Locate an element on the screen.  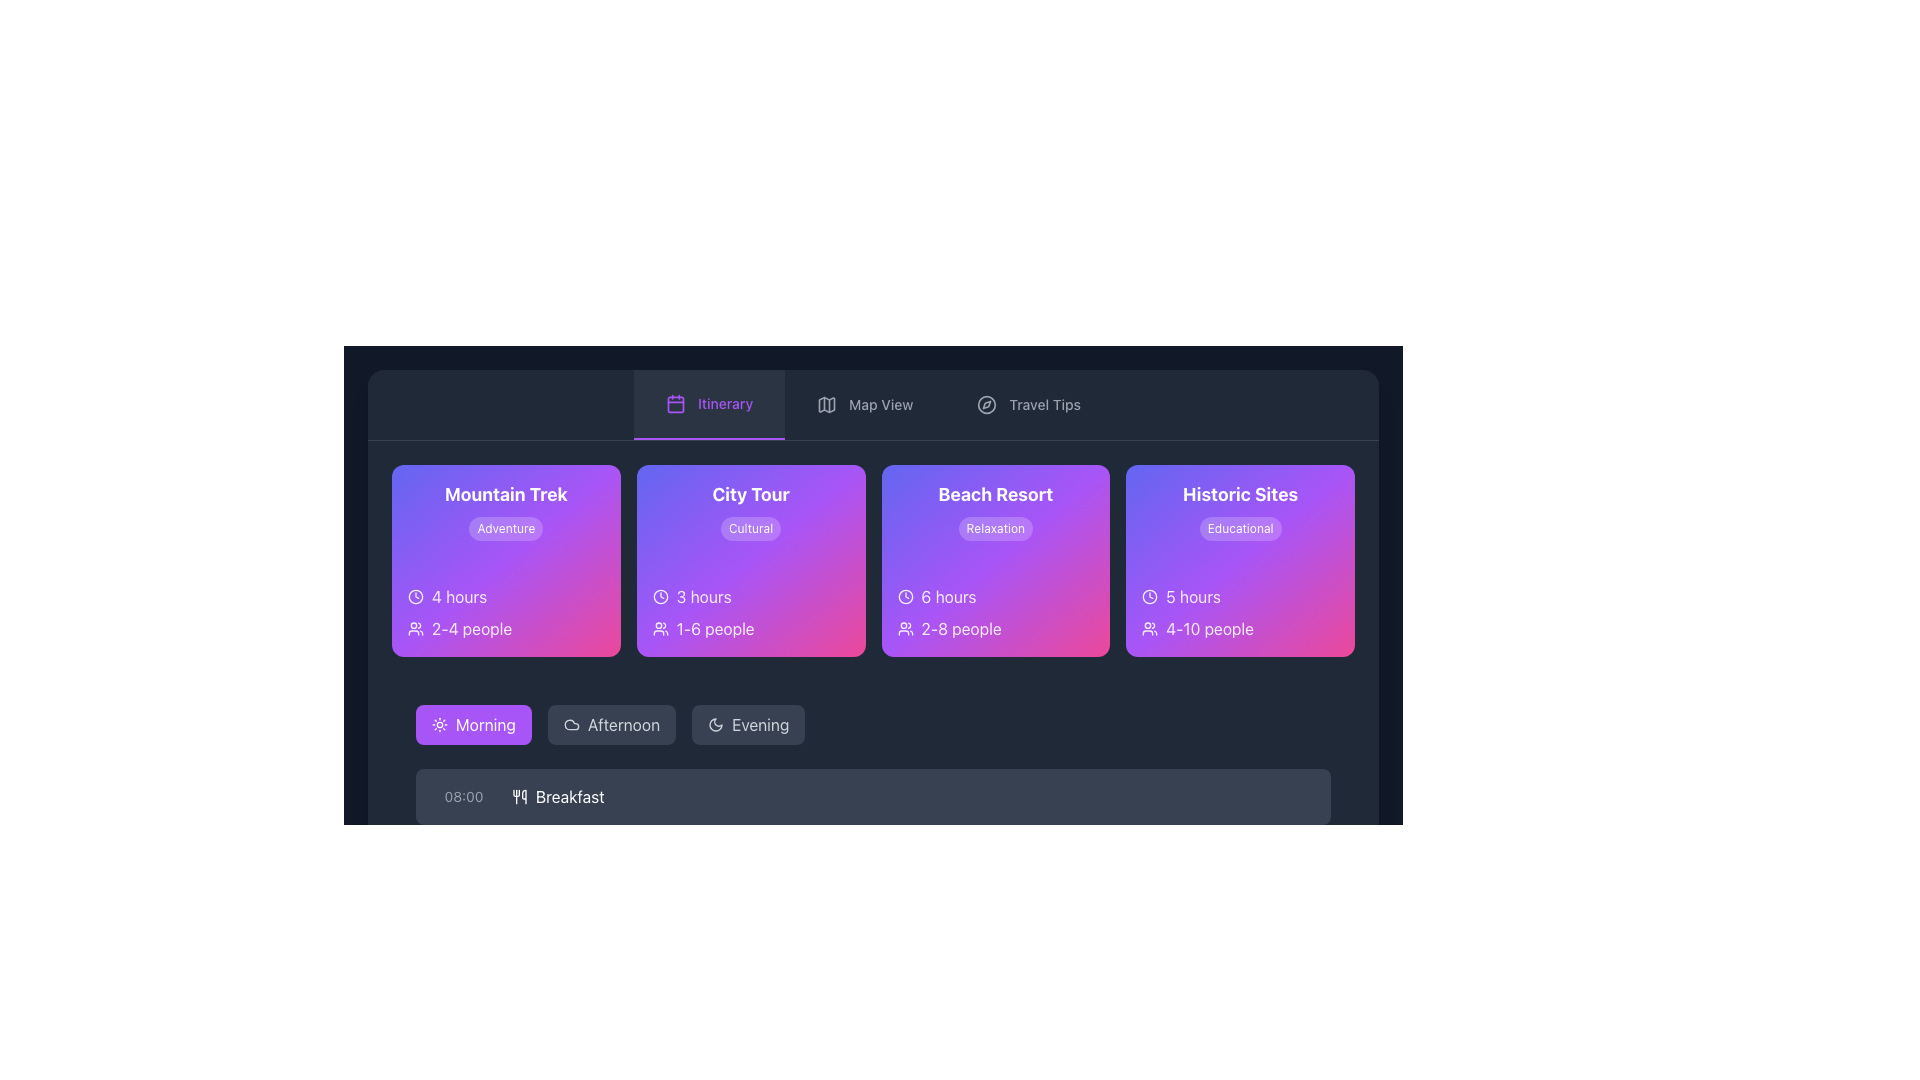
the icon that visually indicates the capacity of '2-4 people', located in the bottom-left corner of the 'Mountain Trek' card, directly below the '4 hours' text segment is located at coordinates (415, 627).